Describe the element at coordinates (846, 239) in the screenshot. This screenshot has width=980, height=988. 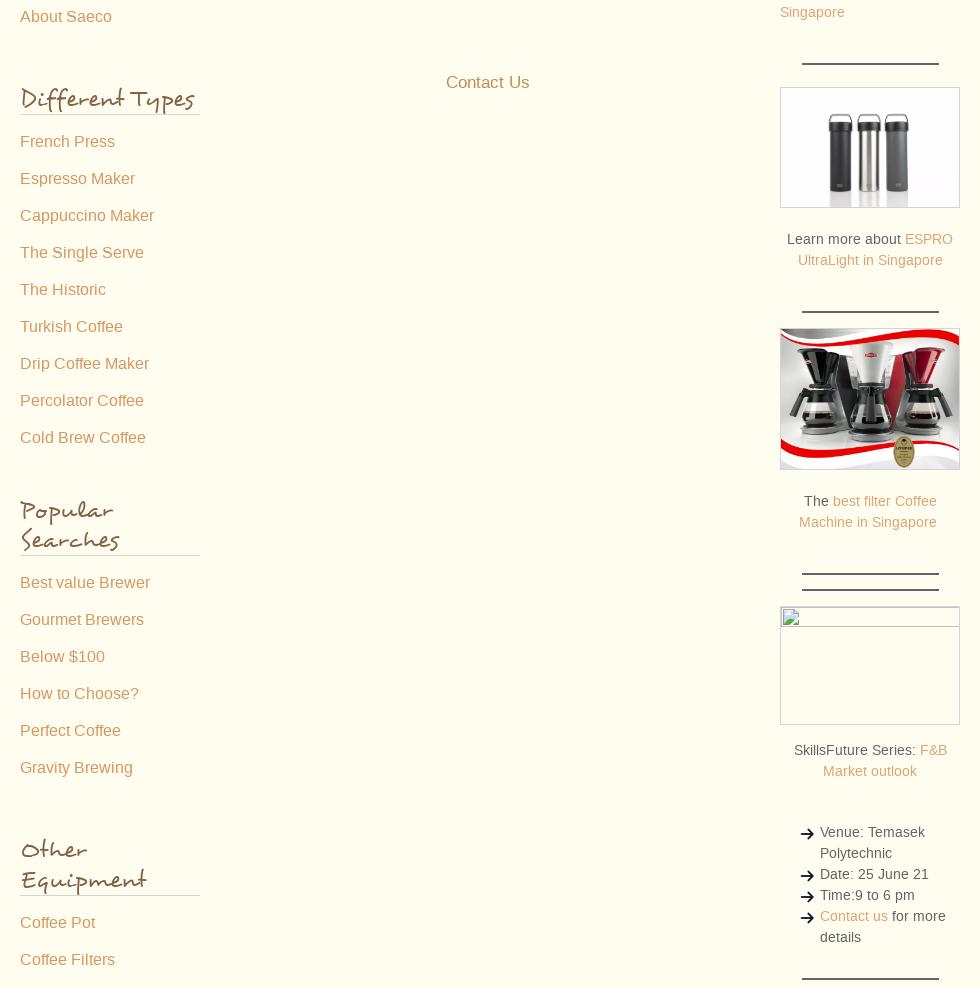
I see `'Learn more about'` at that location.